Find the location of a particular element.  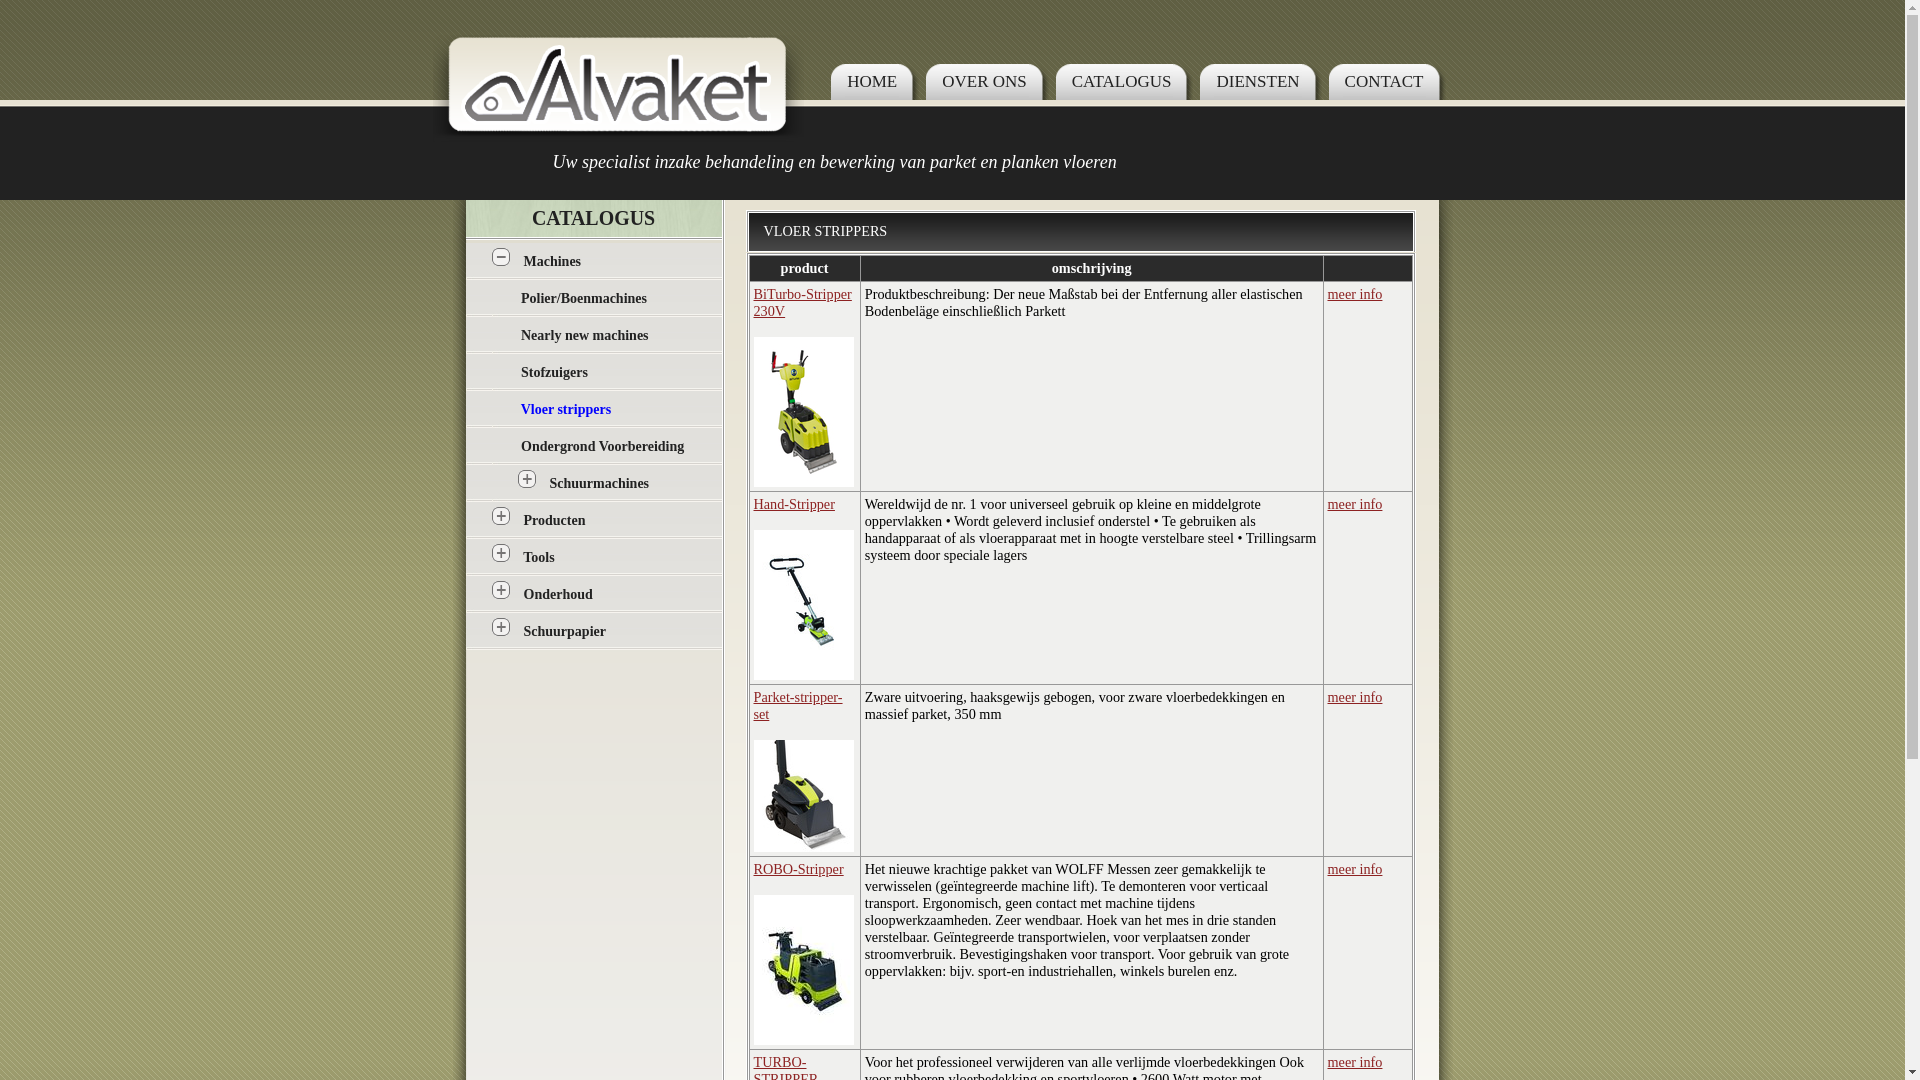

'Tools' is located at coordinates (538, 557).